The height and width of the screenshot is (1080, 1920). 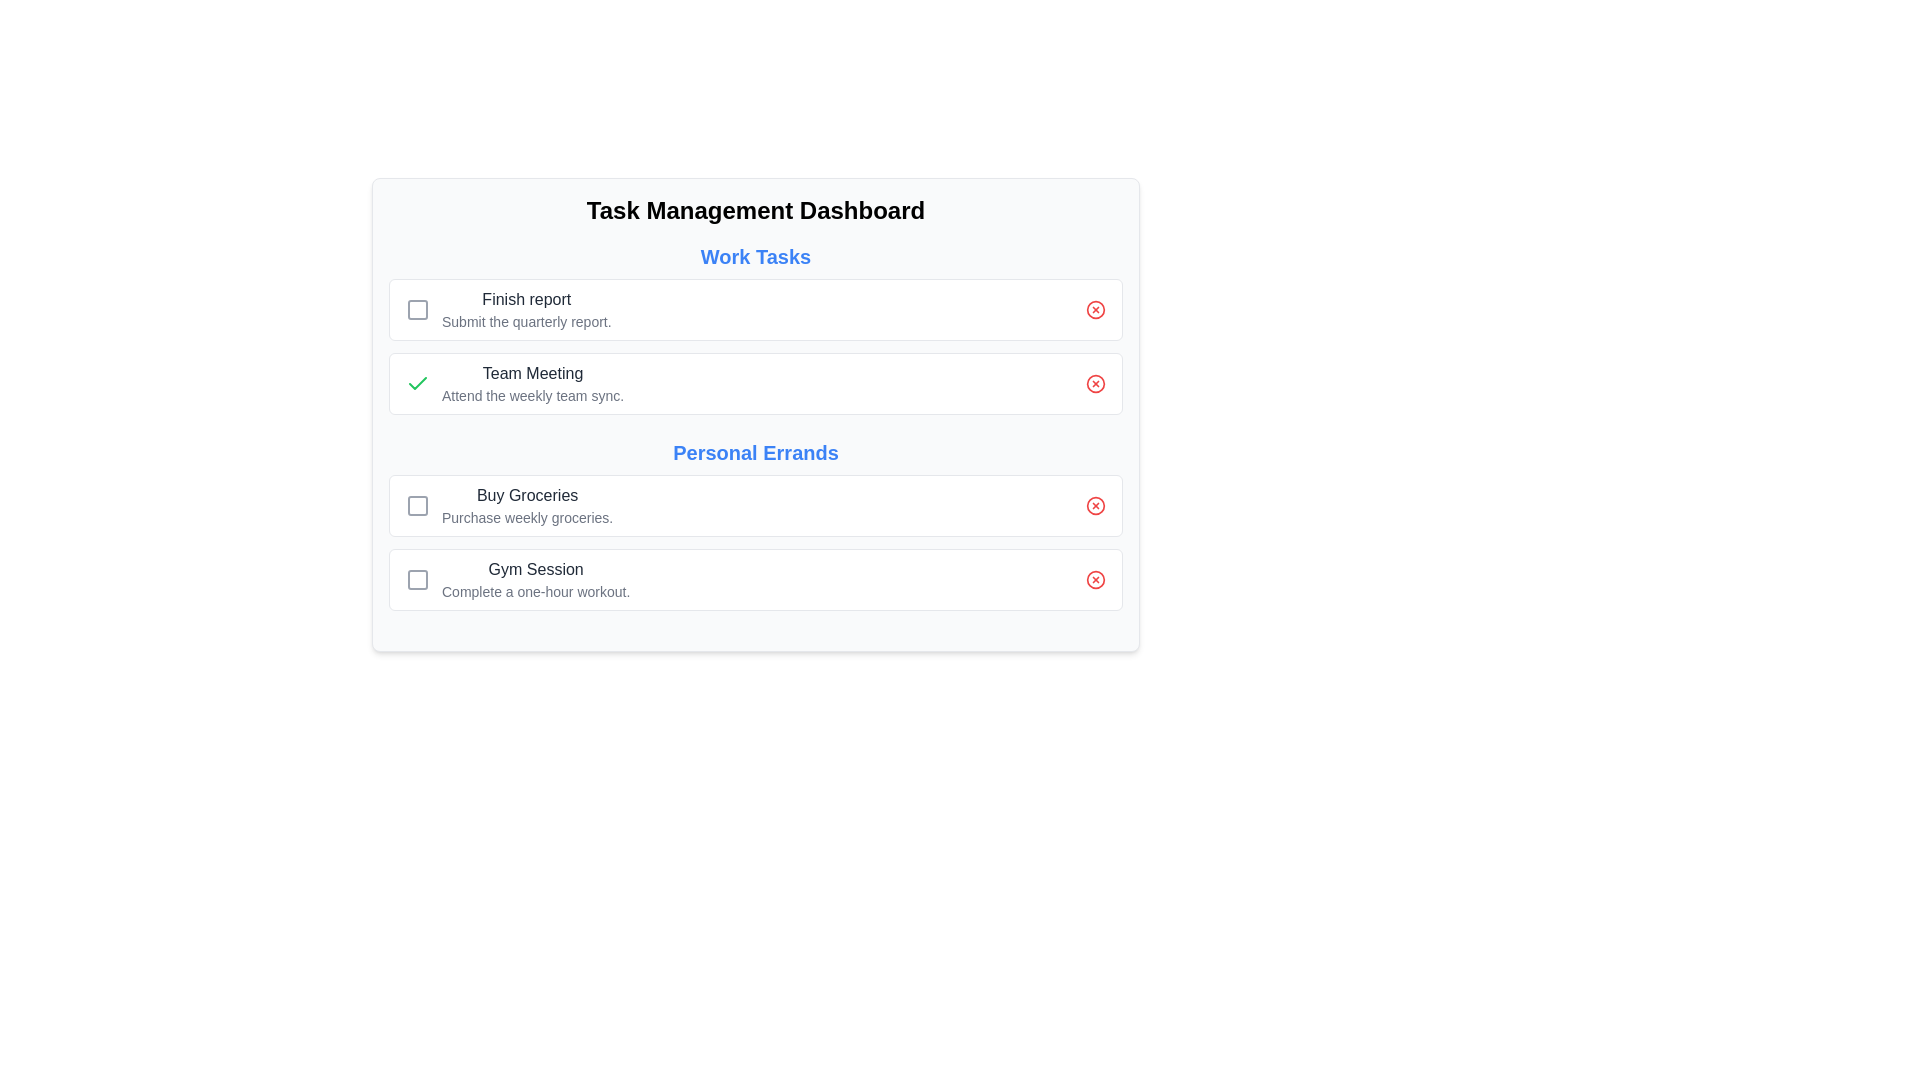 What do you see at coordinates (532, 396) in the screenshot?
I see `the Text label providing additional details about the 'Team Meeting' task, located beneath the 'Team Meeting' header in the 'Work Tasks' section` at bounding box center [532, 396].